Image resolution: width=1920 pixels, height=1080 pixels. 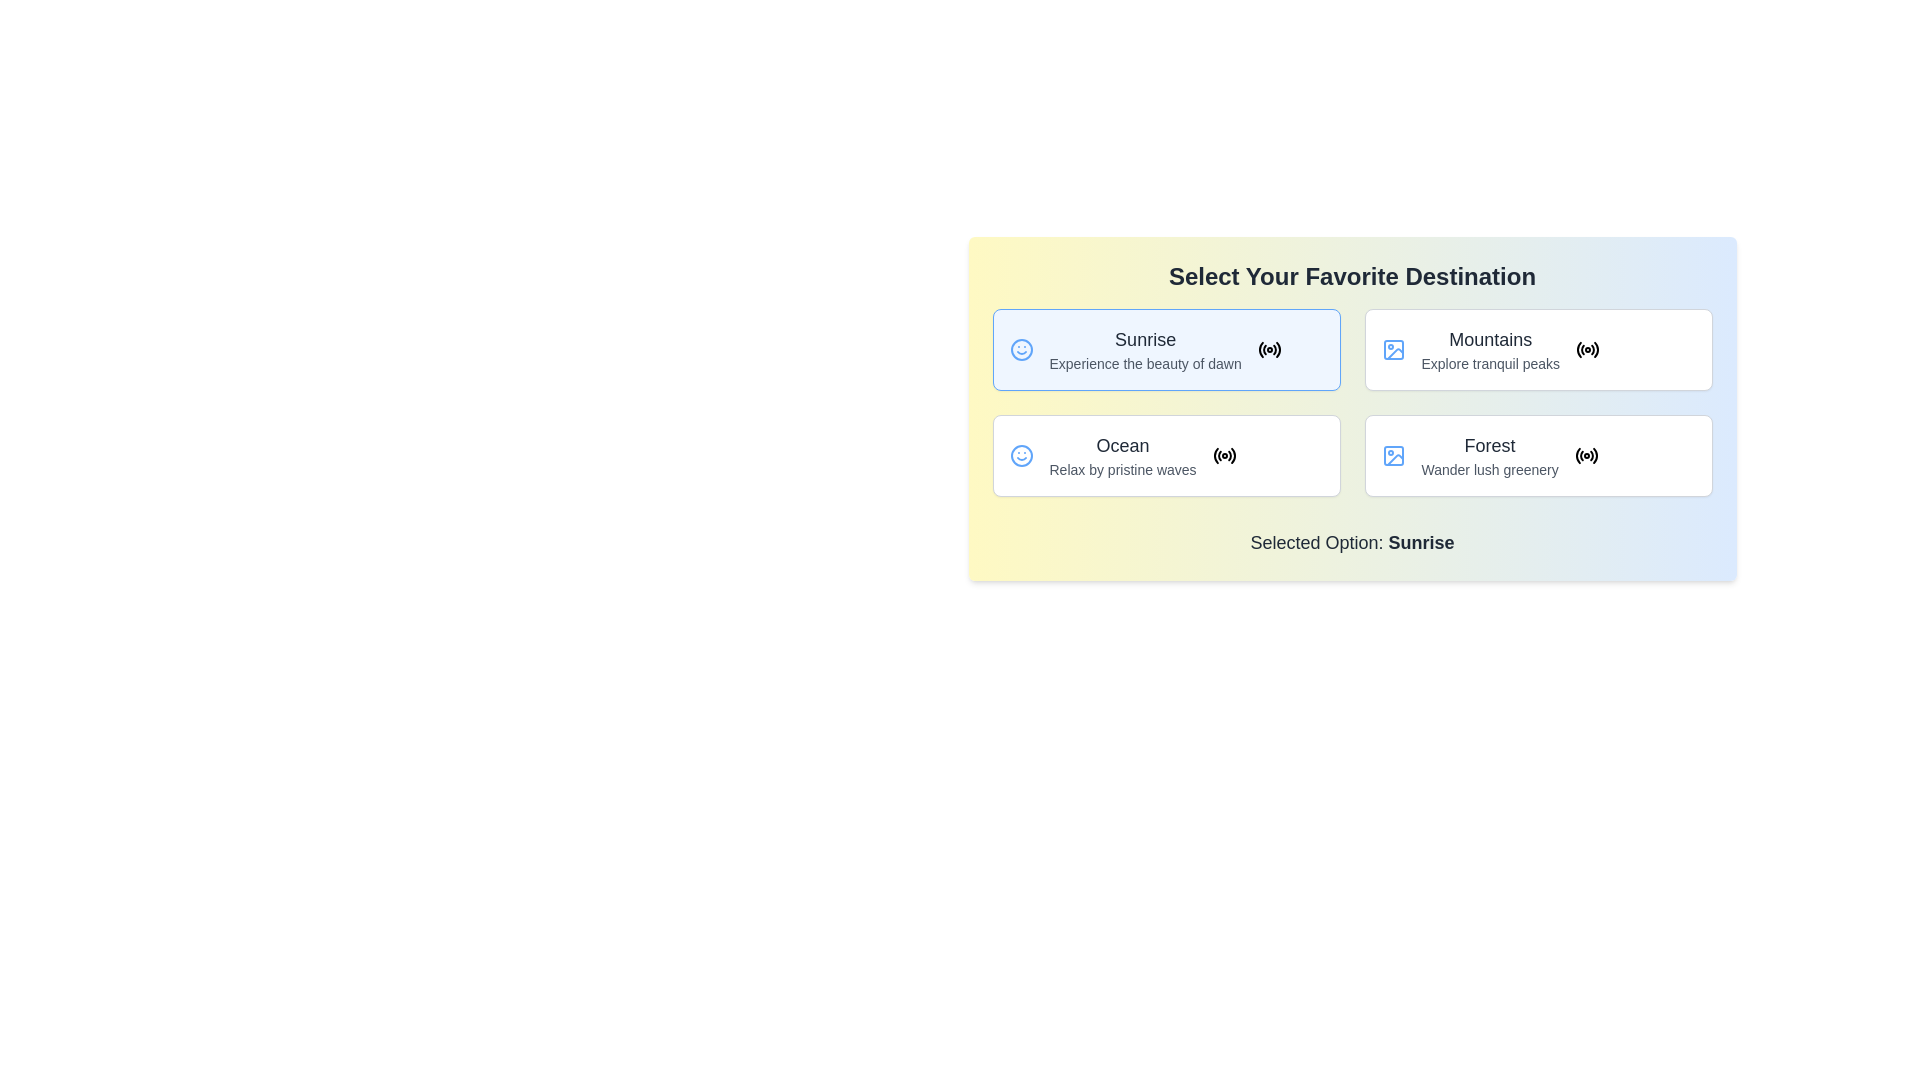 What do you see at coordinates (1021, 349) in the screenshot?
I see `the circular graphical component outlined with a stroke, located at the center of the smiling icon within the 'Ocean' selection button in the second row of options` at bounding box center [1021, 349].